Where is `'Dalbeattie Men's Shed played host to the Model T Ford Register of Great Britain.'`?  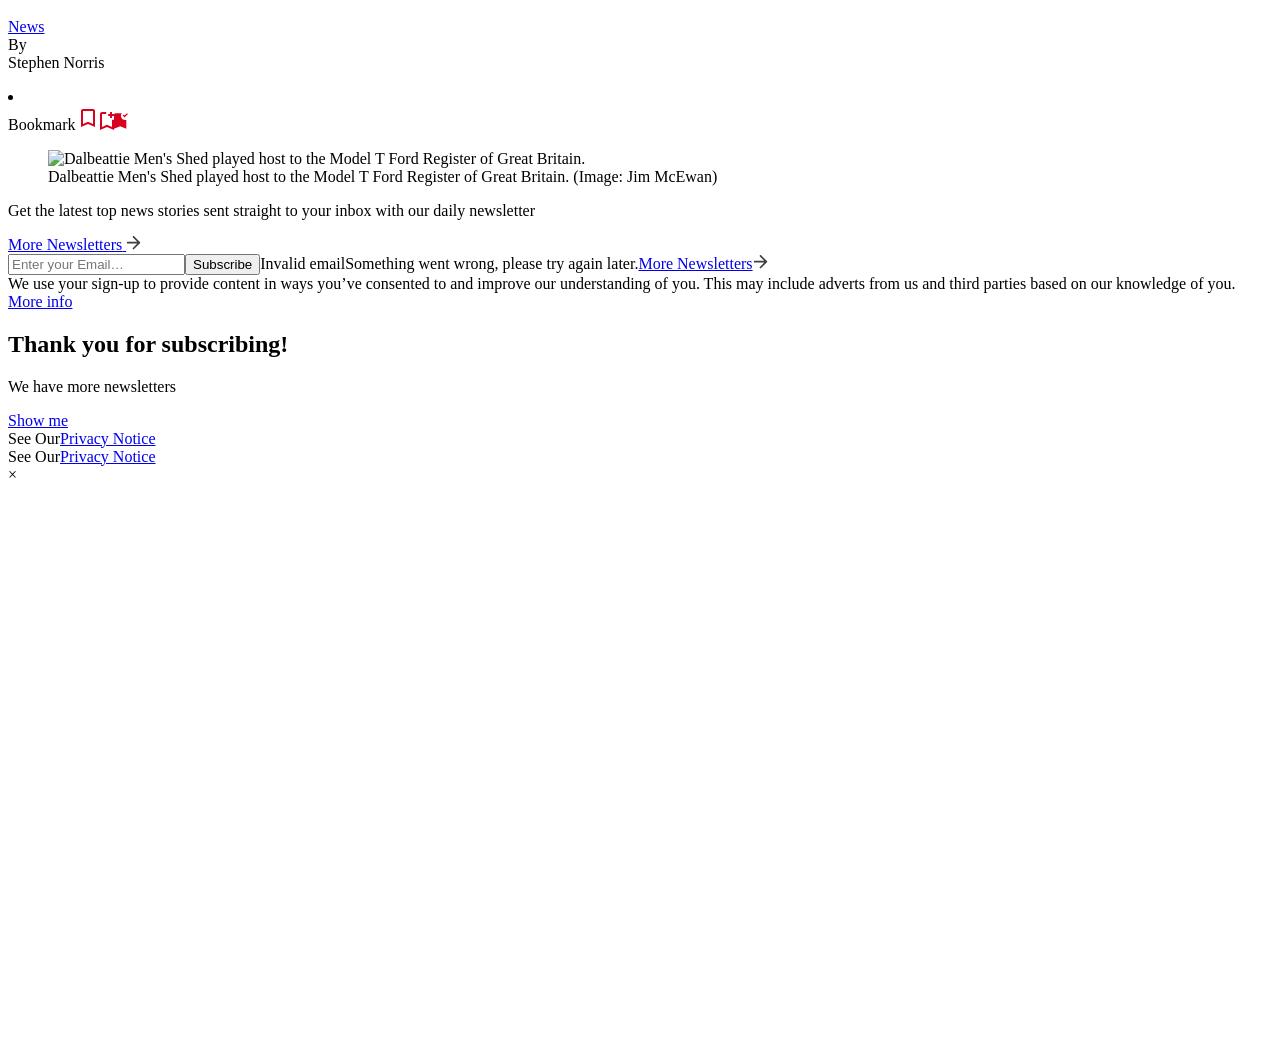 'Dalbeattie Men's Shed played host to the Model T Ford Register of Great Britain.' is located at coordinates (307, 174).